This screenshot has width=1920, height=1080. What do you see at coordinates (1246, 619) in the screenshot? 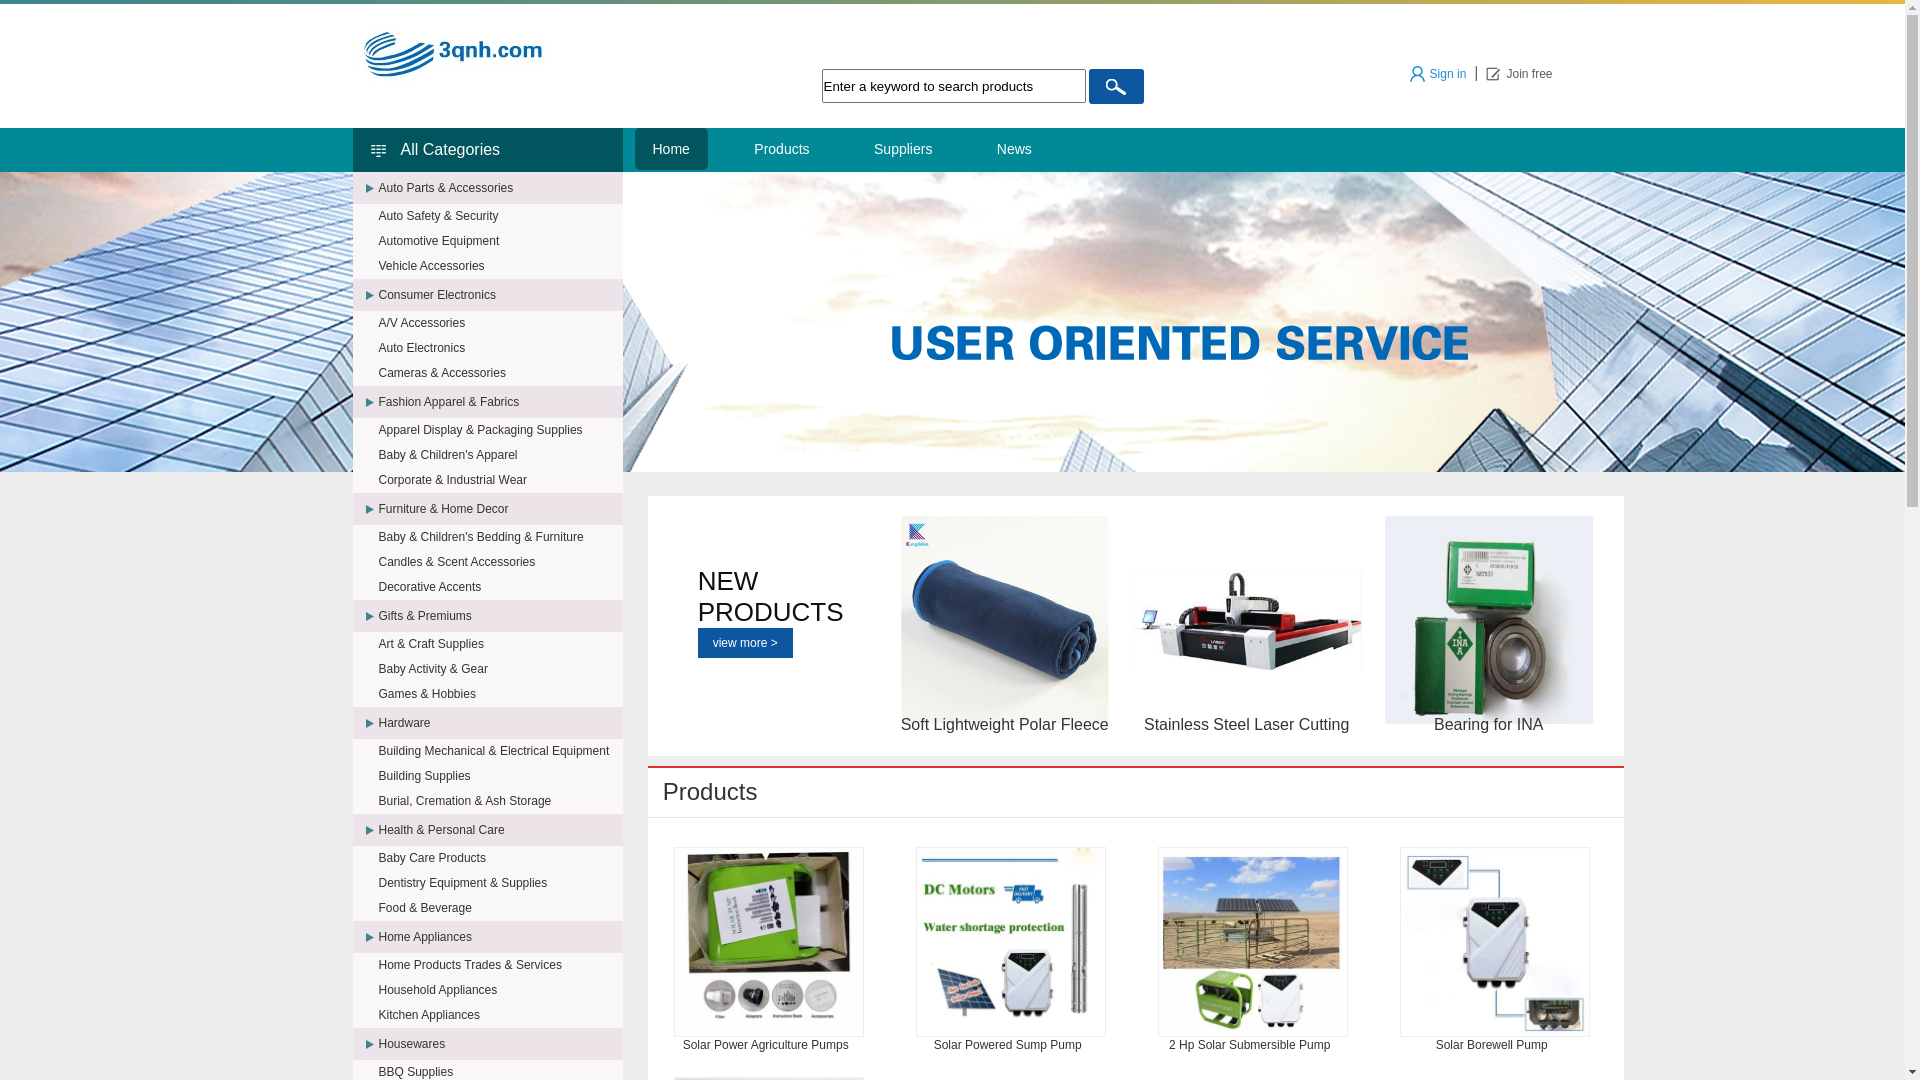
I see `'Stainless Steel Laser Cutting Machine'` at bounding box center [1246, 619].